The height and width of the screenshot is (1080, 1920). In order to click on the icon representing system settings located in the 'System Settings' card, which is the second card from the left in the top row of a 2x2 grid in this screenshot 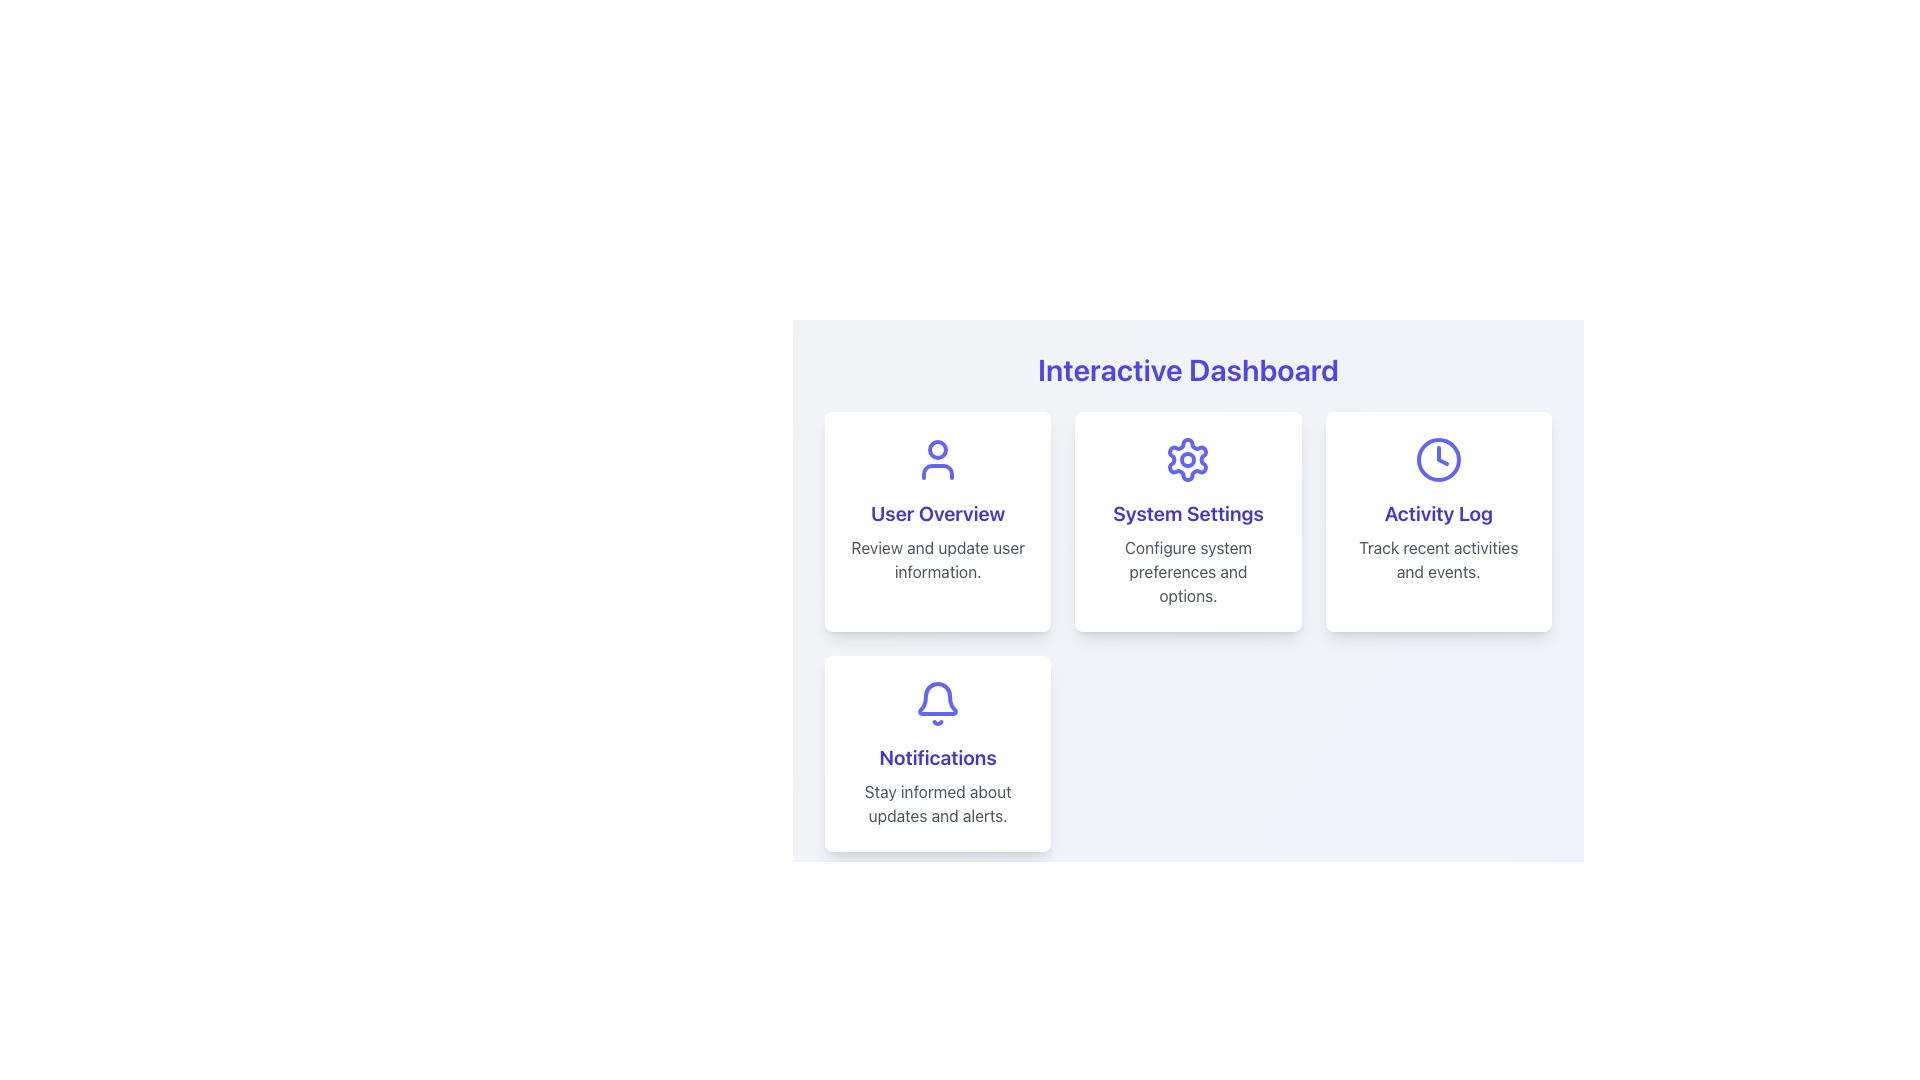, I will do `click(1188, 459)`.